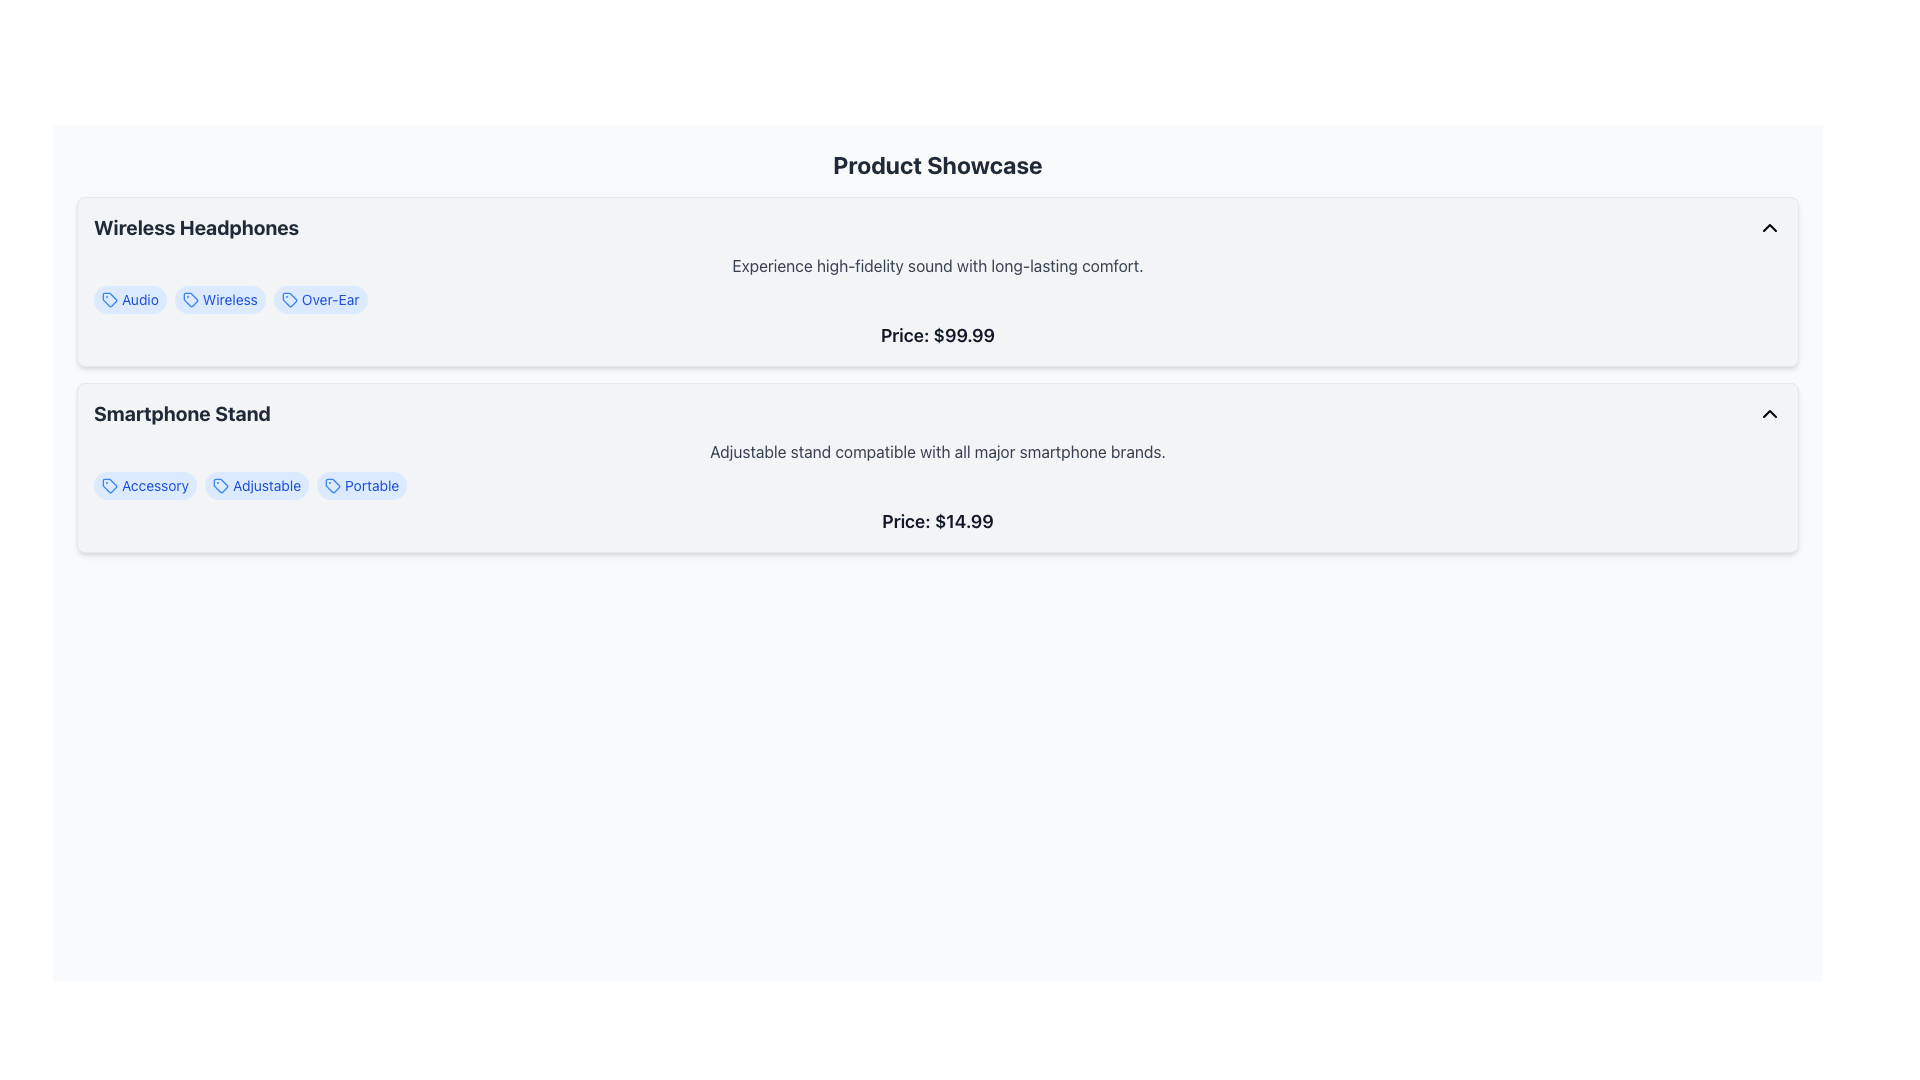 The height and width of the screenshot is (1080, 1920). Describe the element at coordinates (129, 300) in the screenshot. I see `the first label or chip categorizing the 'Wireless Headphones' product, positioned to the far left under the title` at that location.